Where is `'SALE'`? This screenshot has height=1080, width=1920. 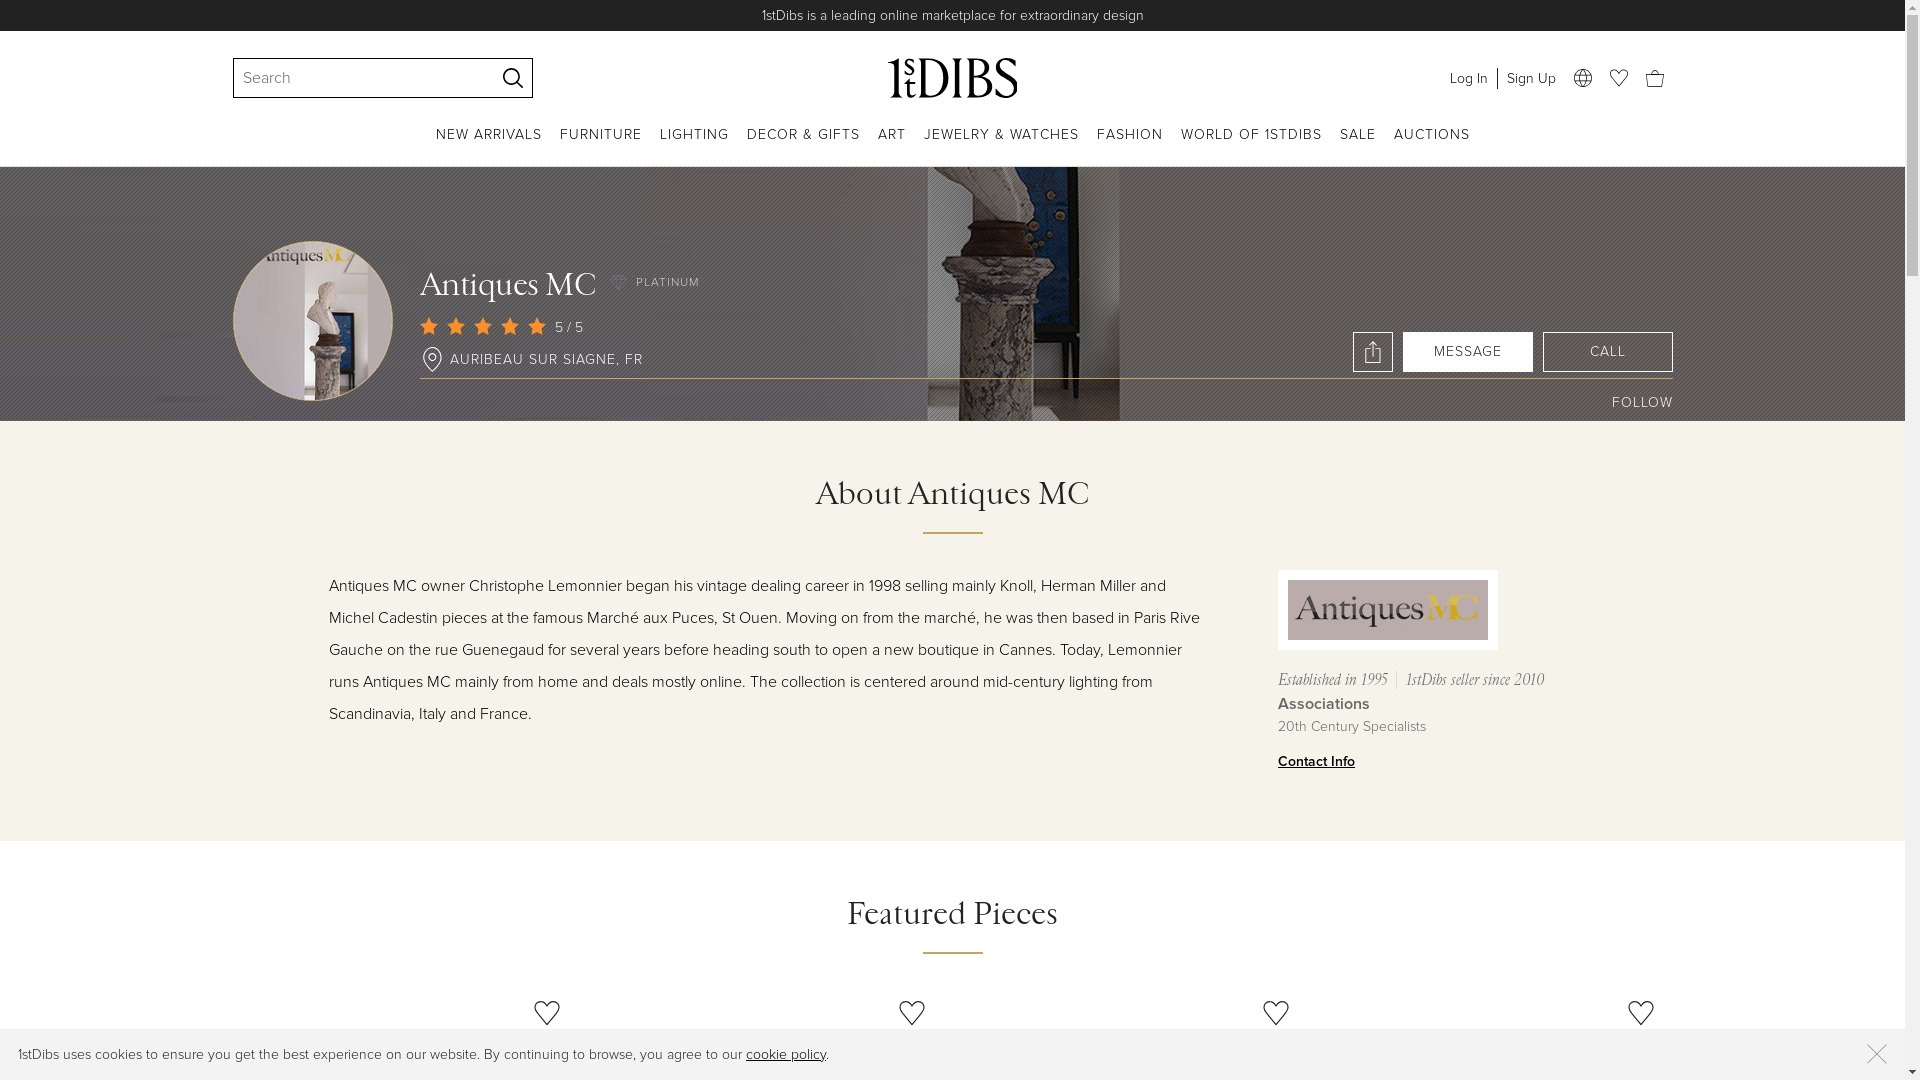 'SALE' is located at coordinates (1358, 144).